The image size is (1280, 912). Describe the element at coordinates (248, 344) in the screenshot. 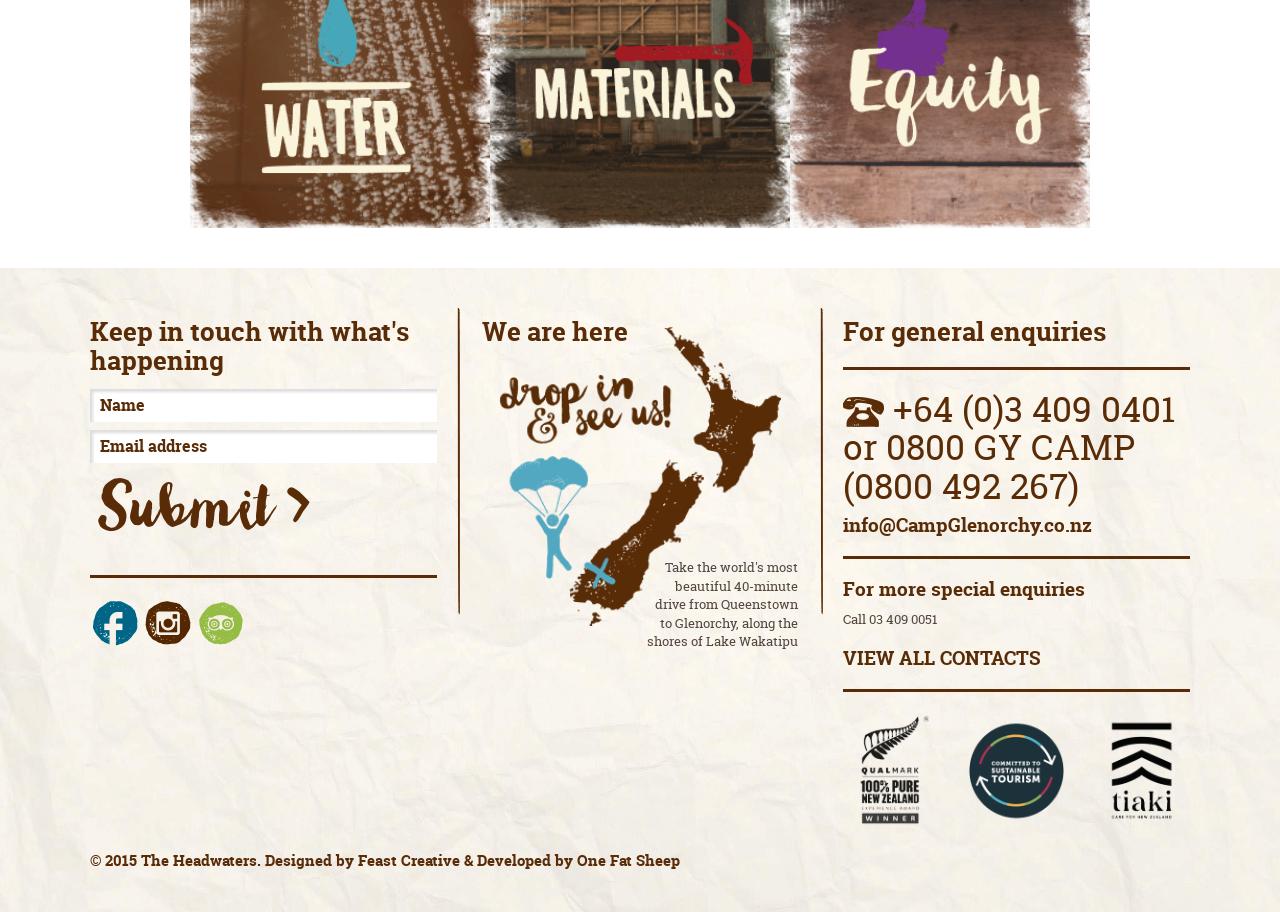

I see `'Keep in touch with what's happening'` at that location.